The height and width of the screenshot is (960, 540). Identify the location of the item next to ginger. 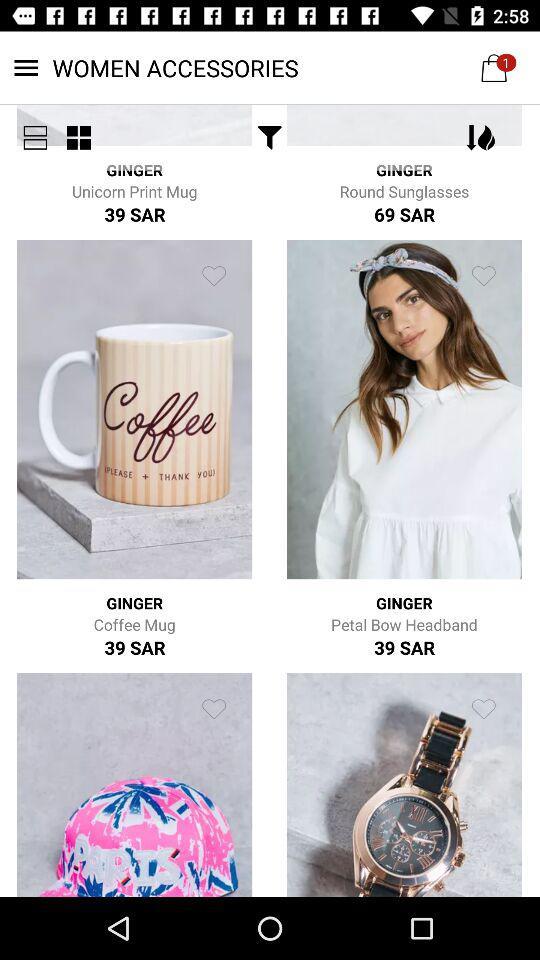
(269, 136).